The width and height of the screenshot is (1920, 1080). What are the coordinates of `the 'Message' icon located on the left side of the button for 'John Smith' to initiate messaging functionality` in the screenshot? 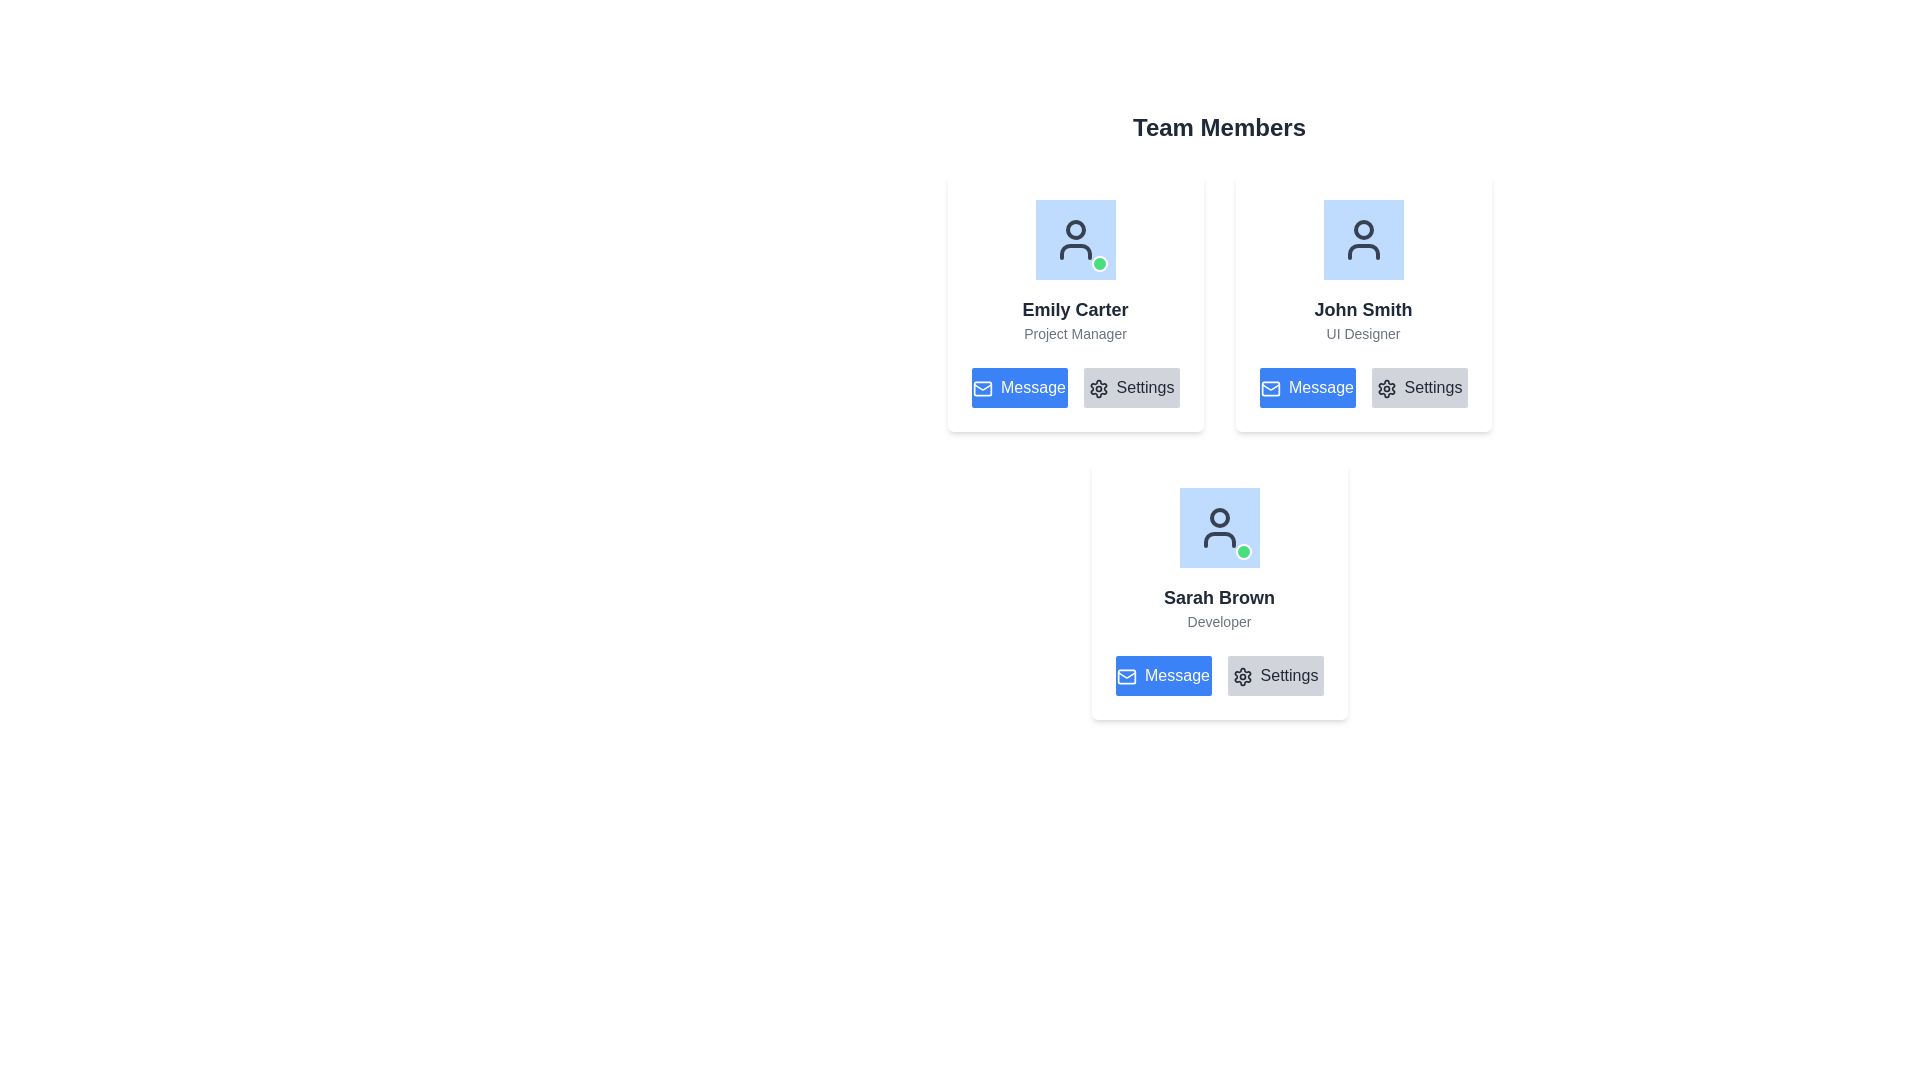 It's located at (1270, 388).